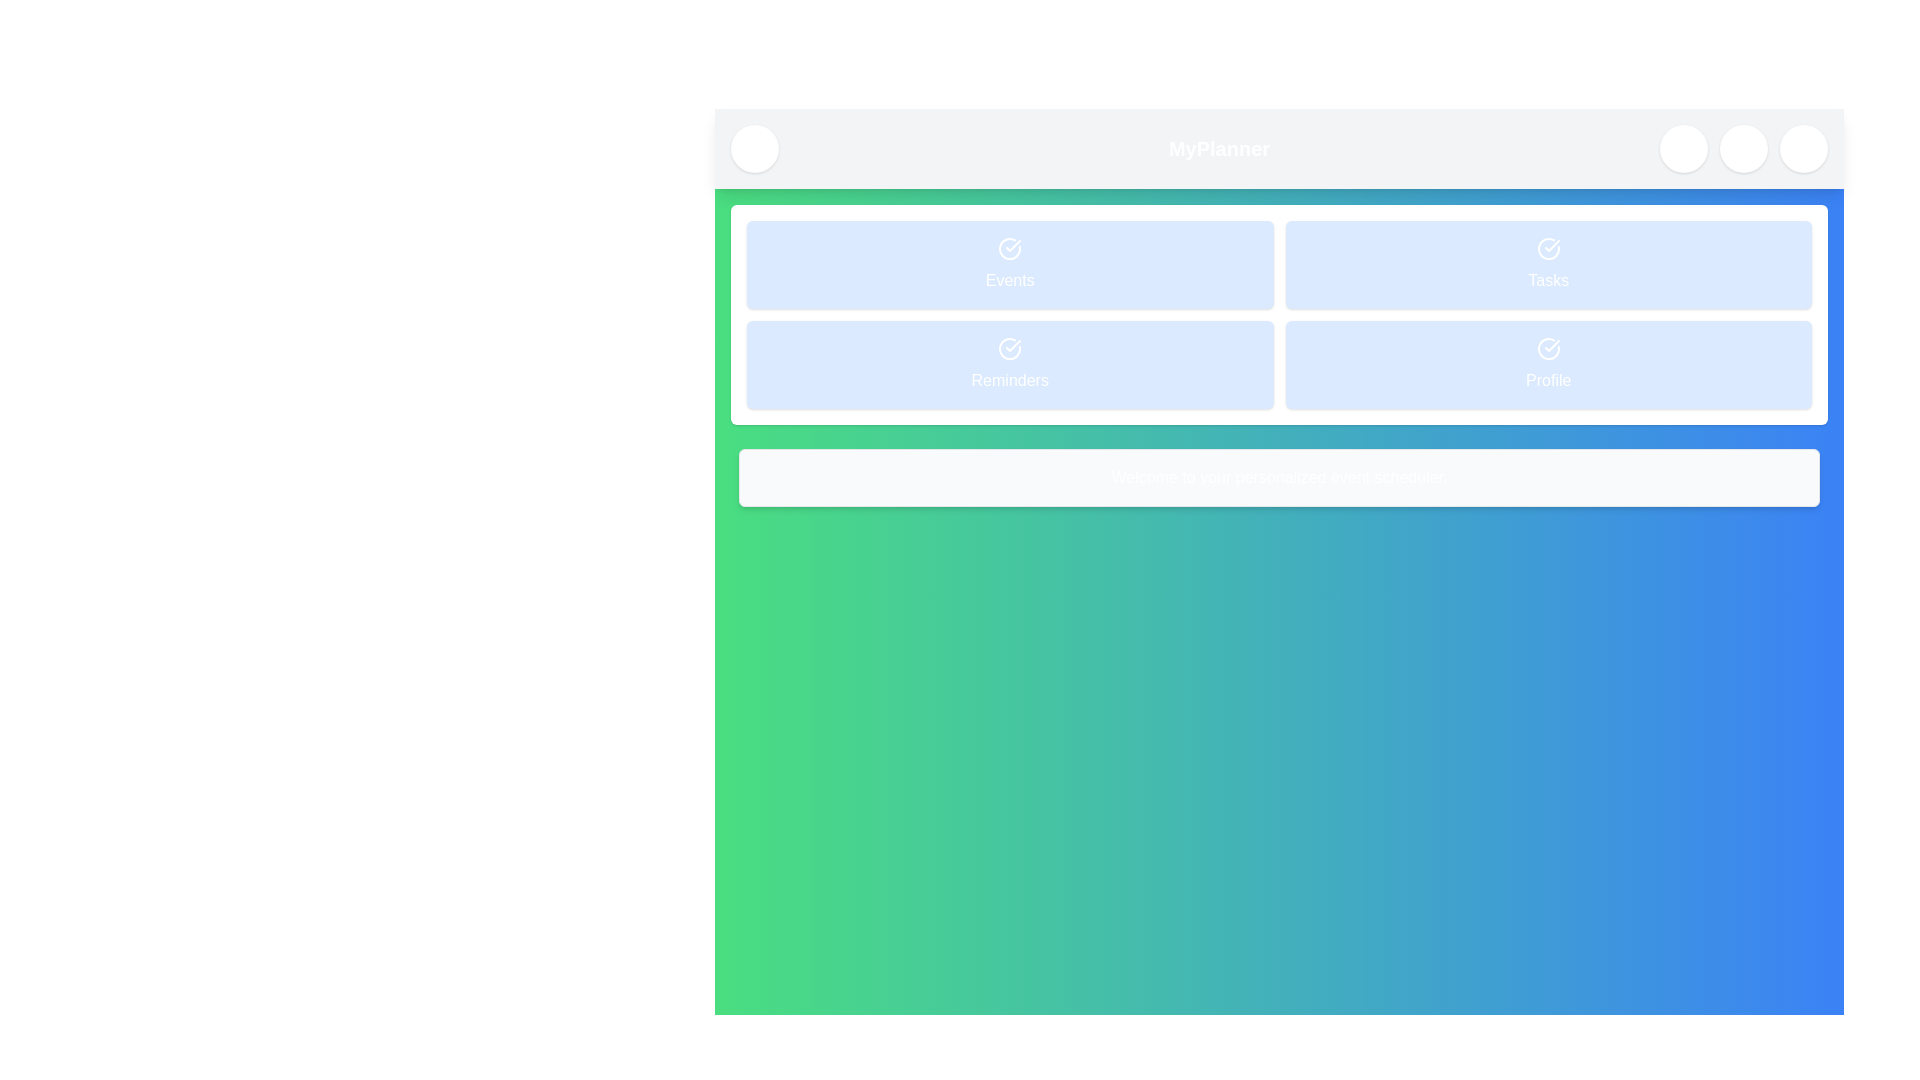 This screenshot has width=1920, height=1080. What do you see at coordinates (1547, 365) in the screenshot?
I see `the 'Profile' button to open the Profile section` at bounding box center [1547, 365].